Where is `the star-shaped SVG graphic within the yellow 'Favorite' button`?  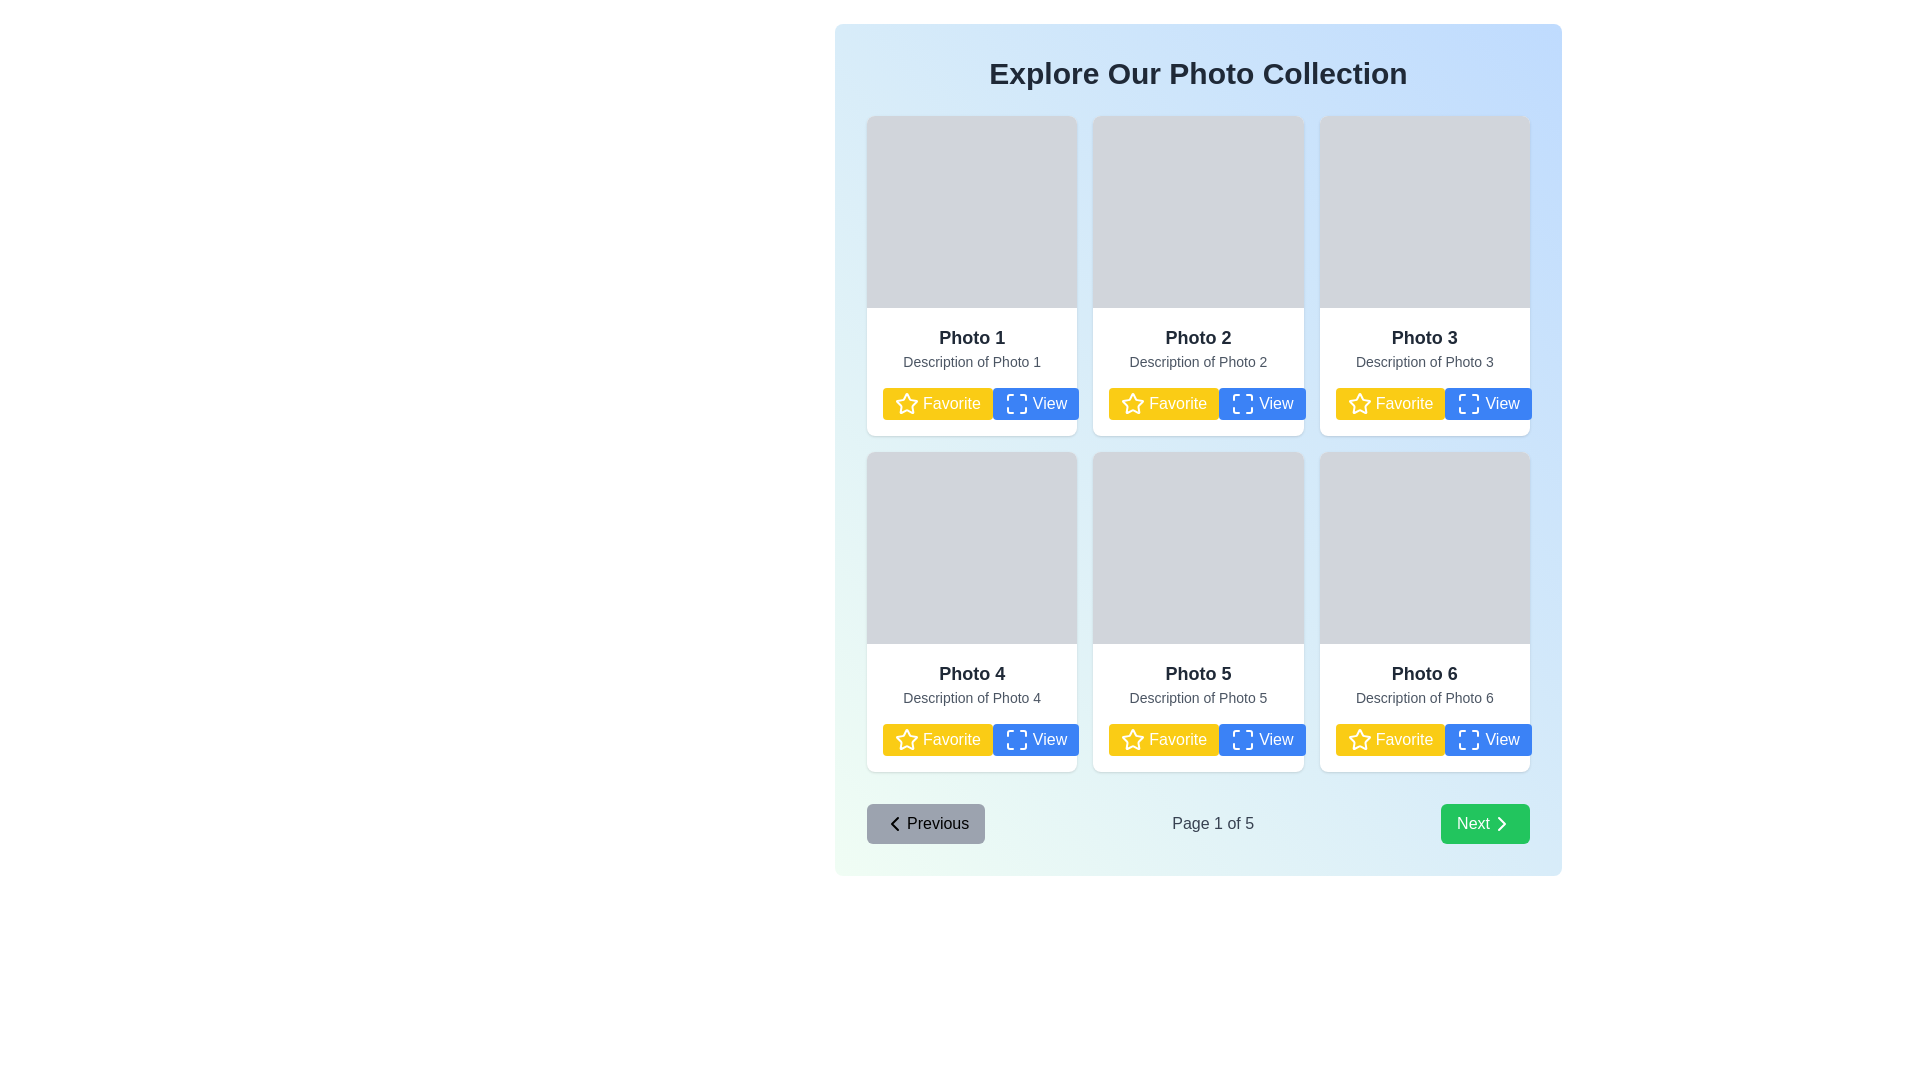
the star-shaped SVG graphic within the yellow 'Favorite' button is located at coordinates (1133, 404).